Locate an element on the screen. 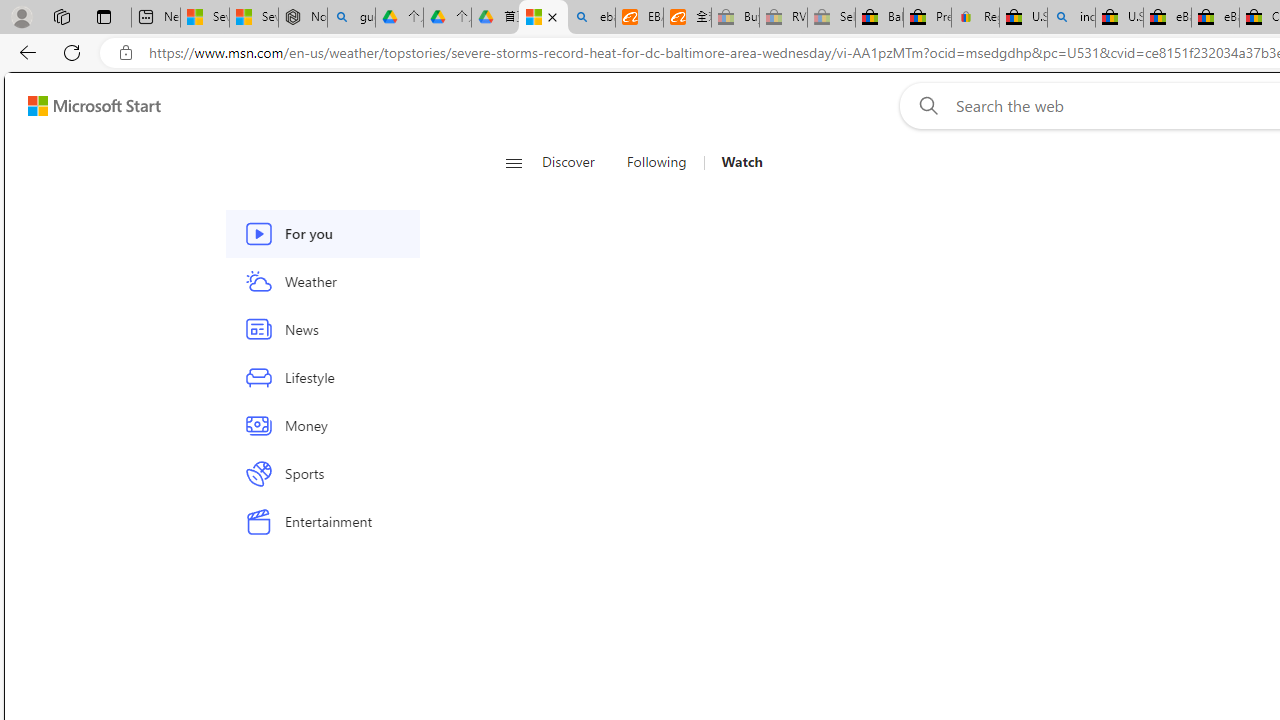  'eBay Inc. Reports Third Quarter 2023 Results' is located at coordinates (1214, 17).